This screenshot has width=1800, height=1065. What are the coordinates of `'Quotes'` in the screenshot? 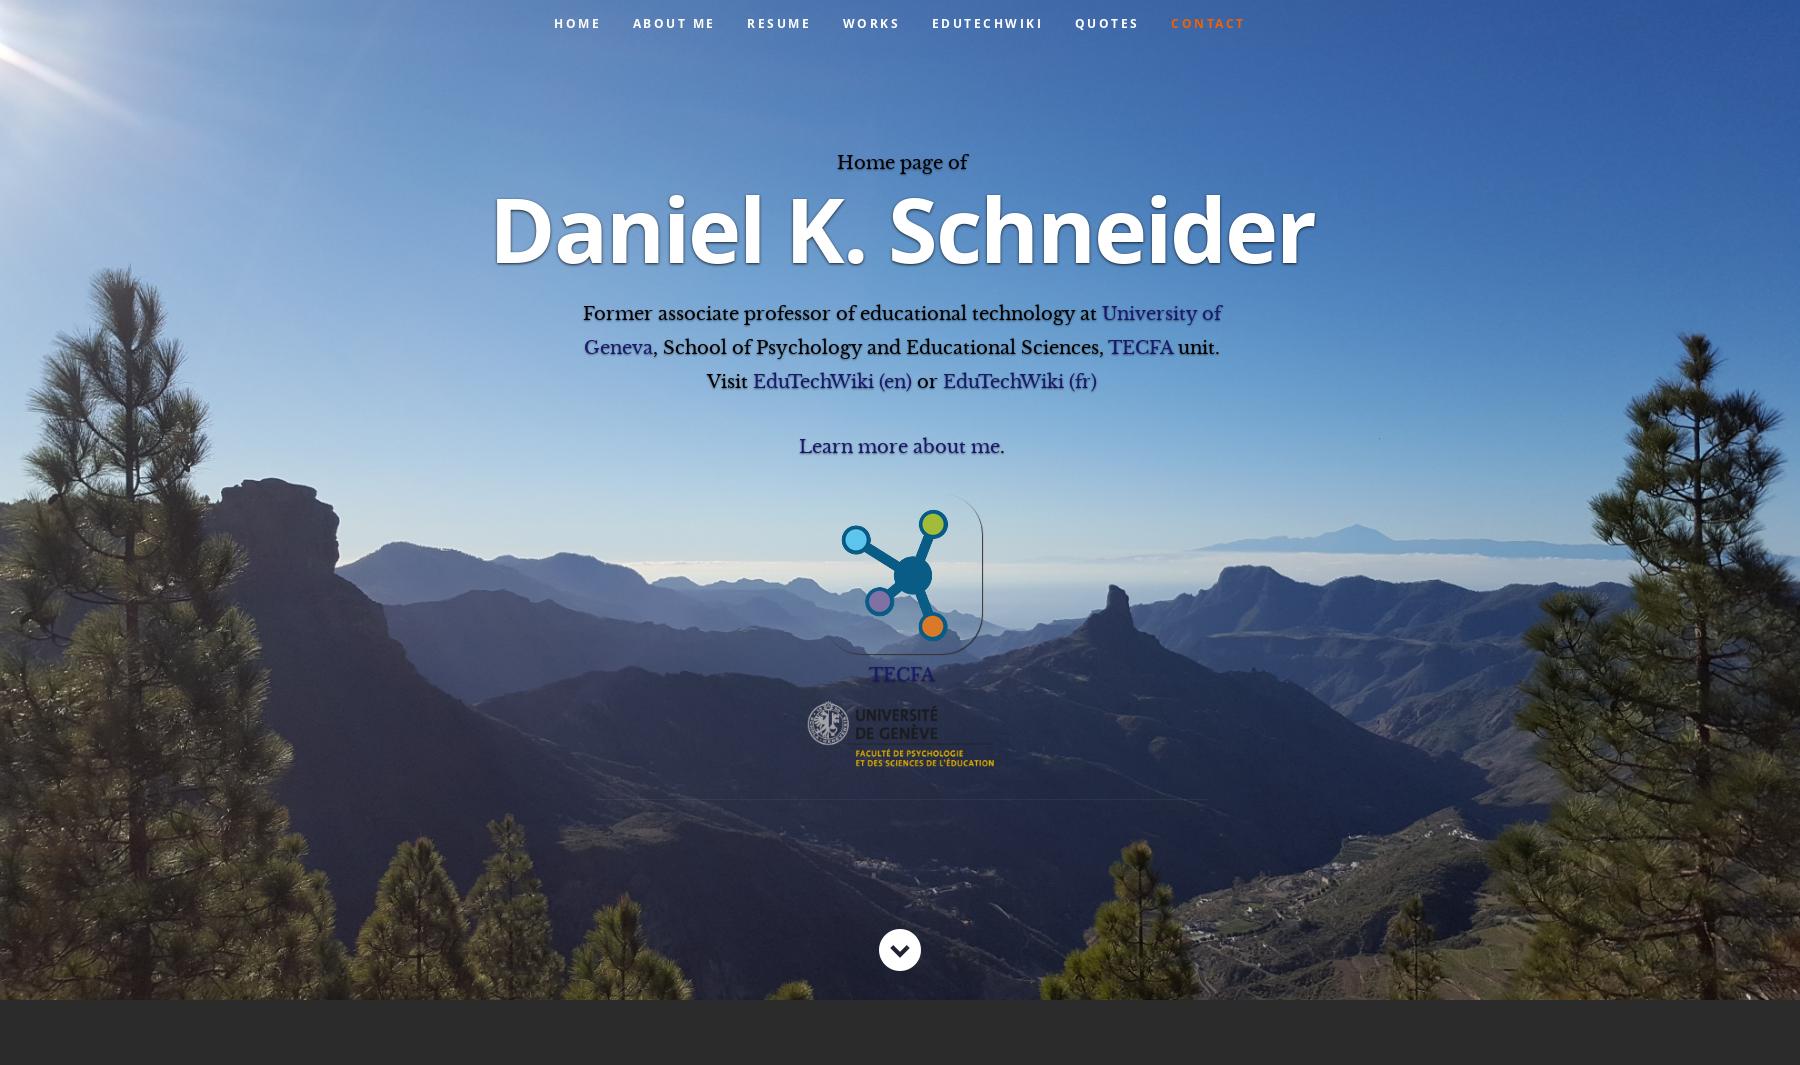 It's located at (1106, 22).